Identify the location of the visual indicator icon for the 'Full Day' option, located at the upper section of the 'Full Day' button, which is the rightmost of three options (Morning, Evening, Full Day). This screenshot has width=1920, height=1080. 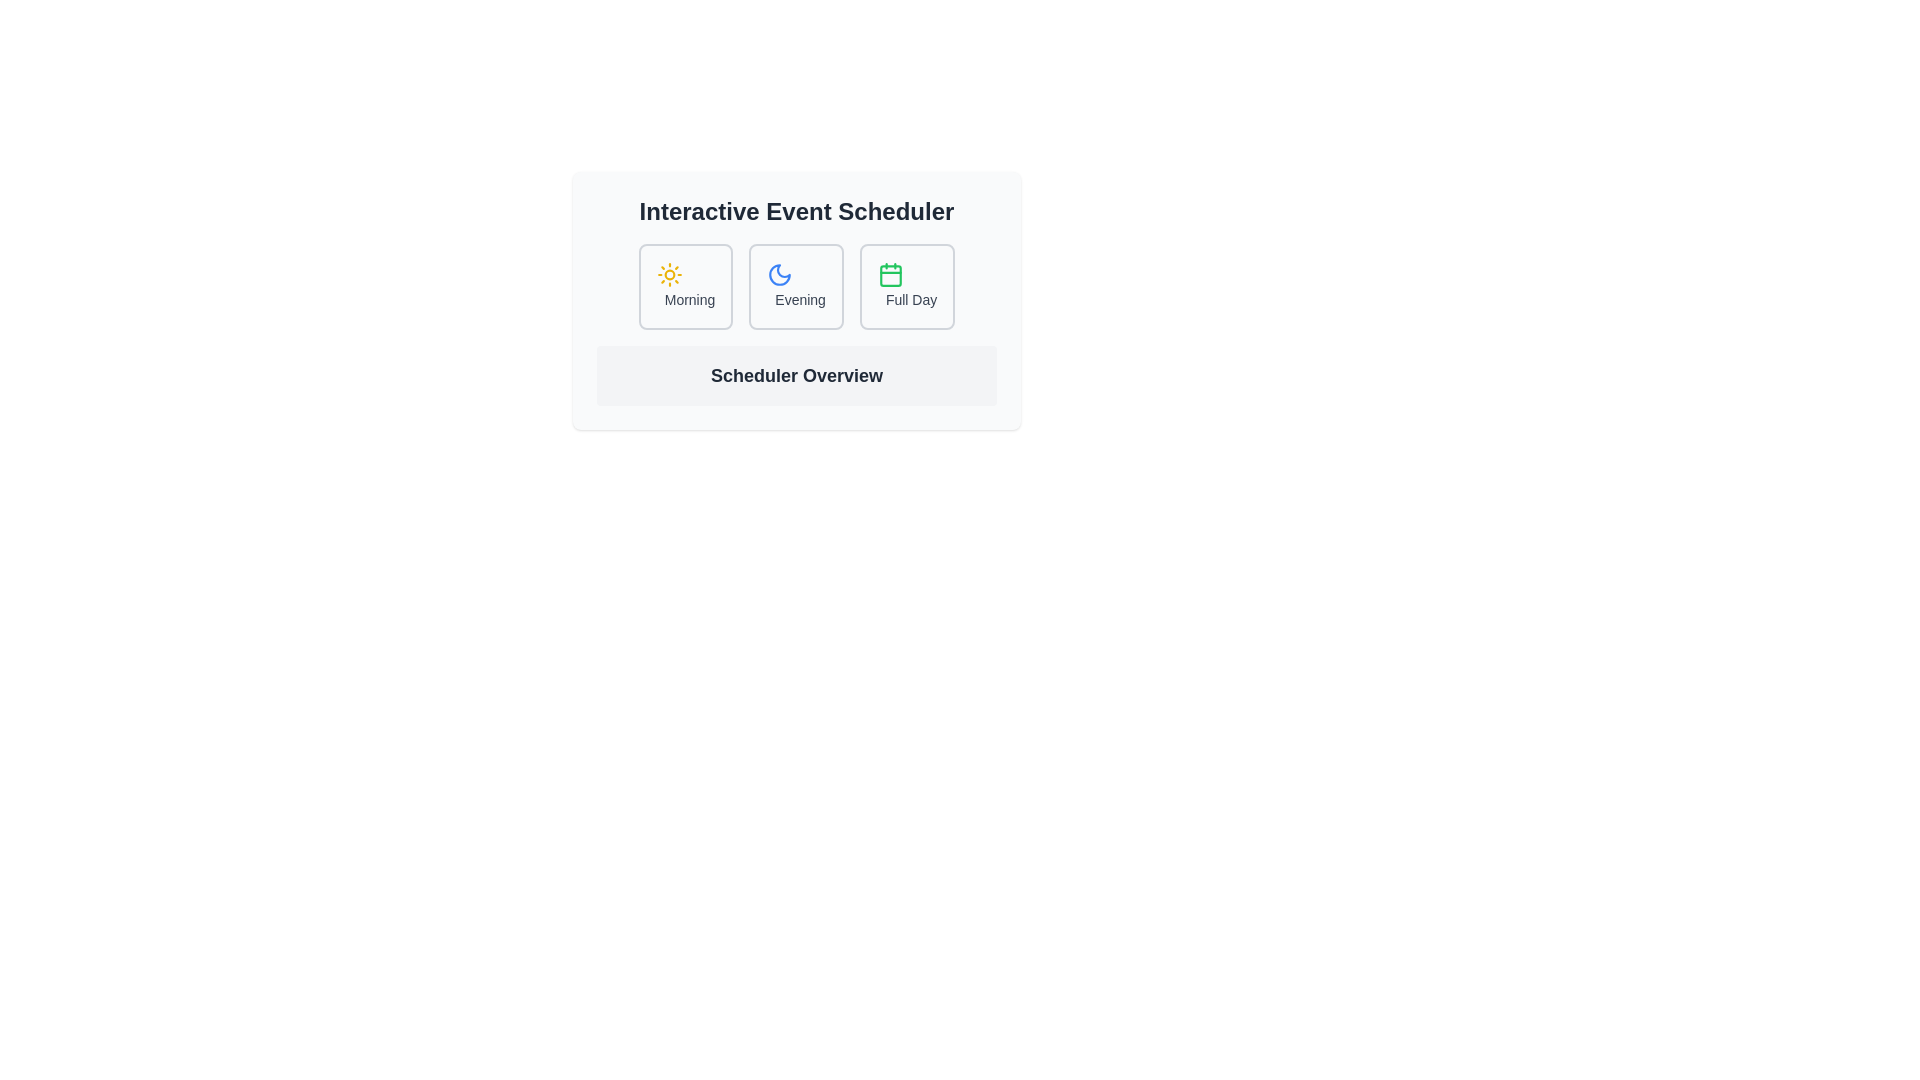
(889, 274).